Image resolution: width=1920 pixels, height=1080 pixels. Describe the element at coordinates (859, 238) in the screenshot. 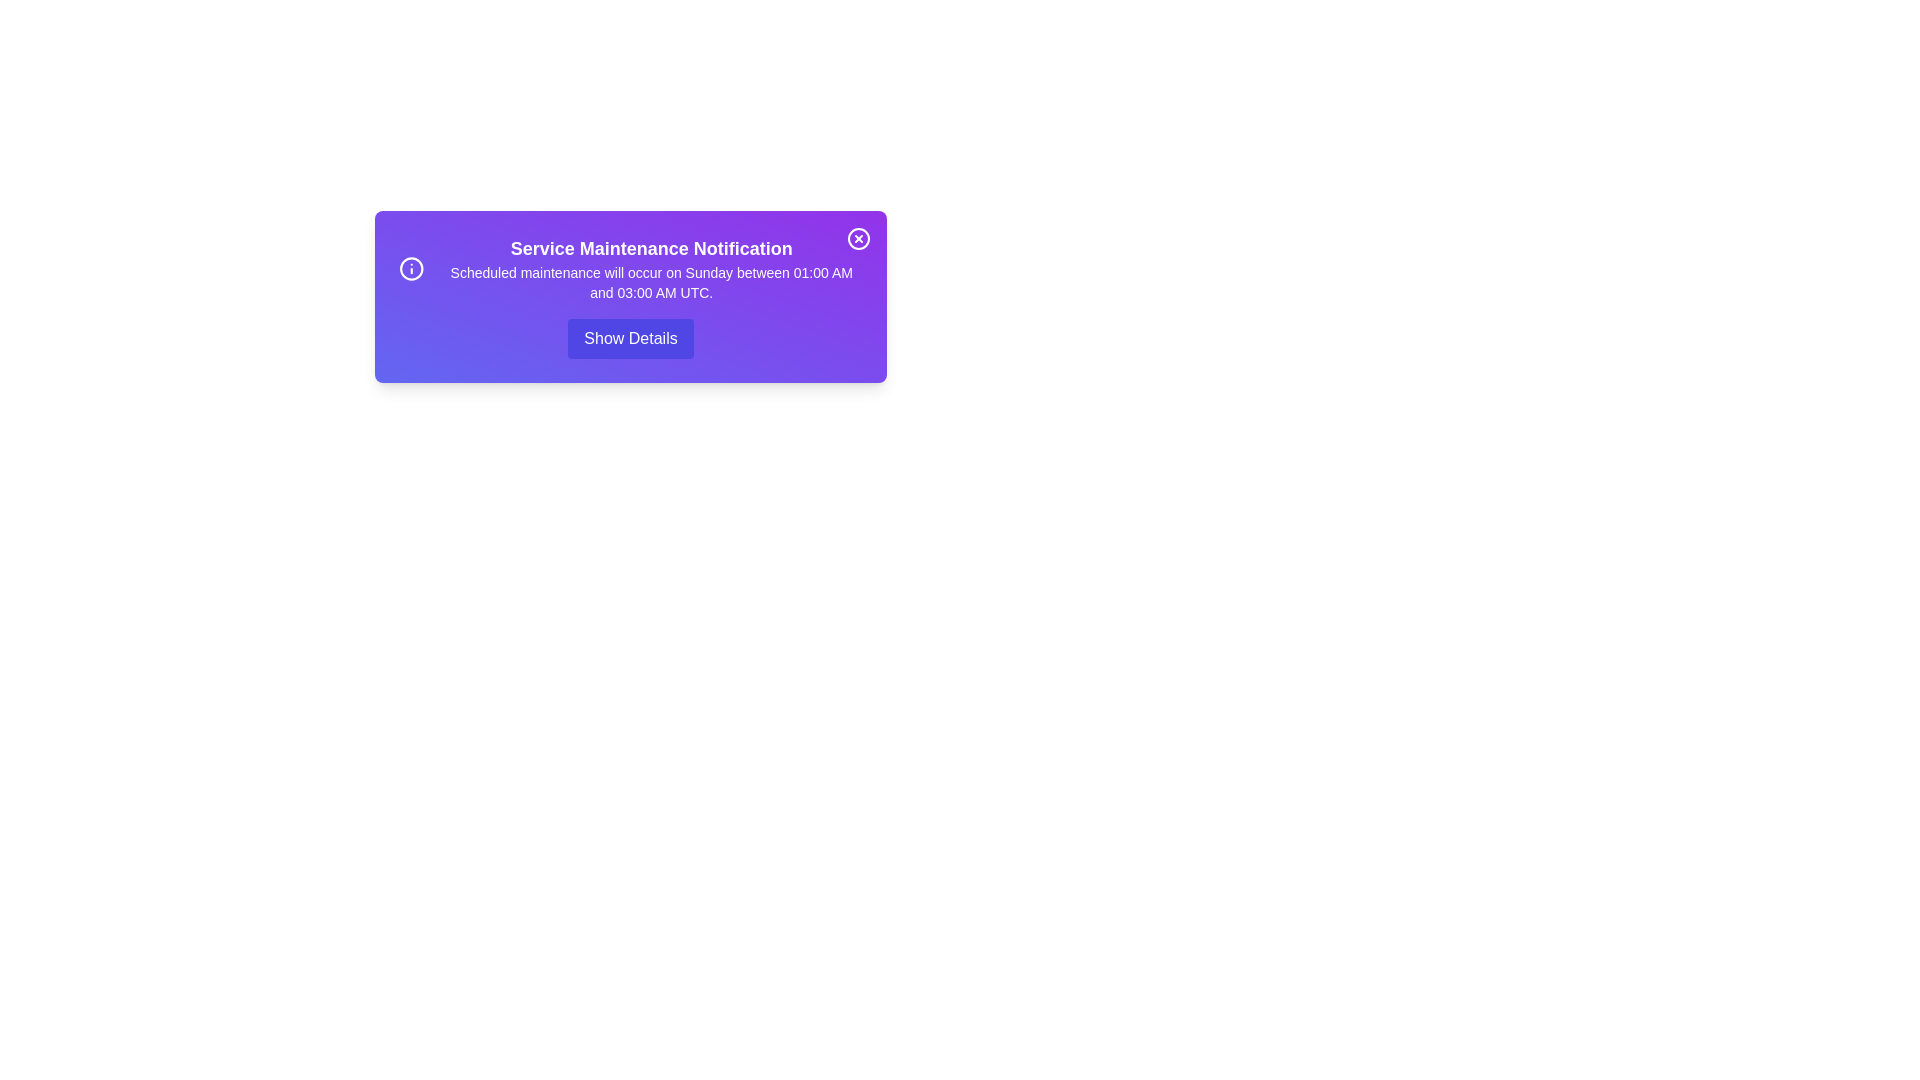

I see `the close button at the top-right corner of the notification alert` at that location.